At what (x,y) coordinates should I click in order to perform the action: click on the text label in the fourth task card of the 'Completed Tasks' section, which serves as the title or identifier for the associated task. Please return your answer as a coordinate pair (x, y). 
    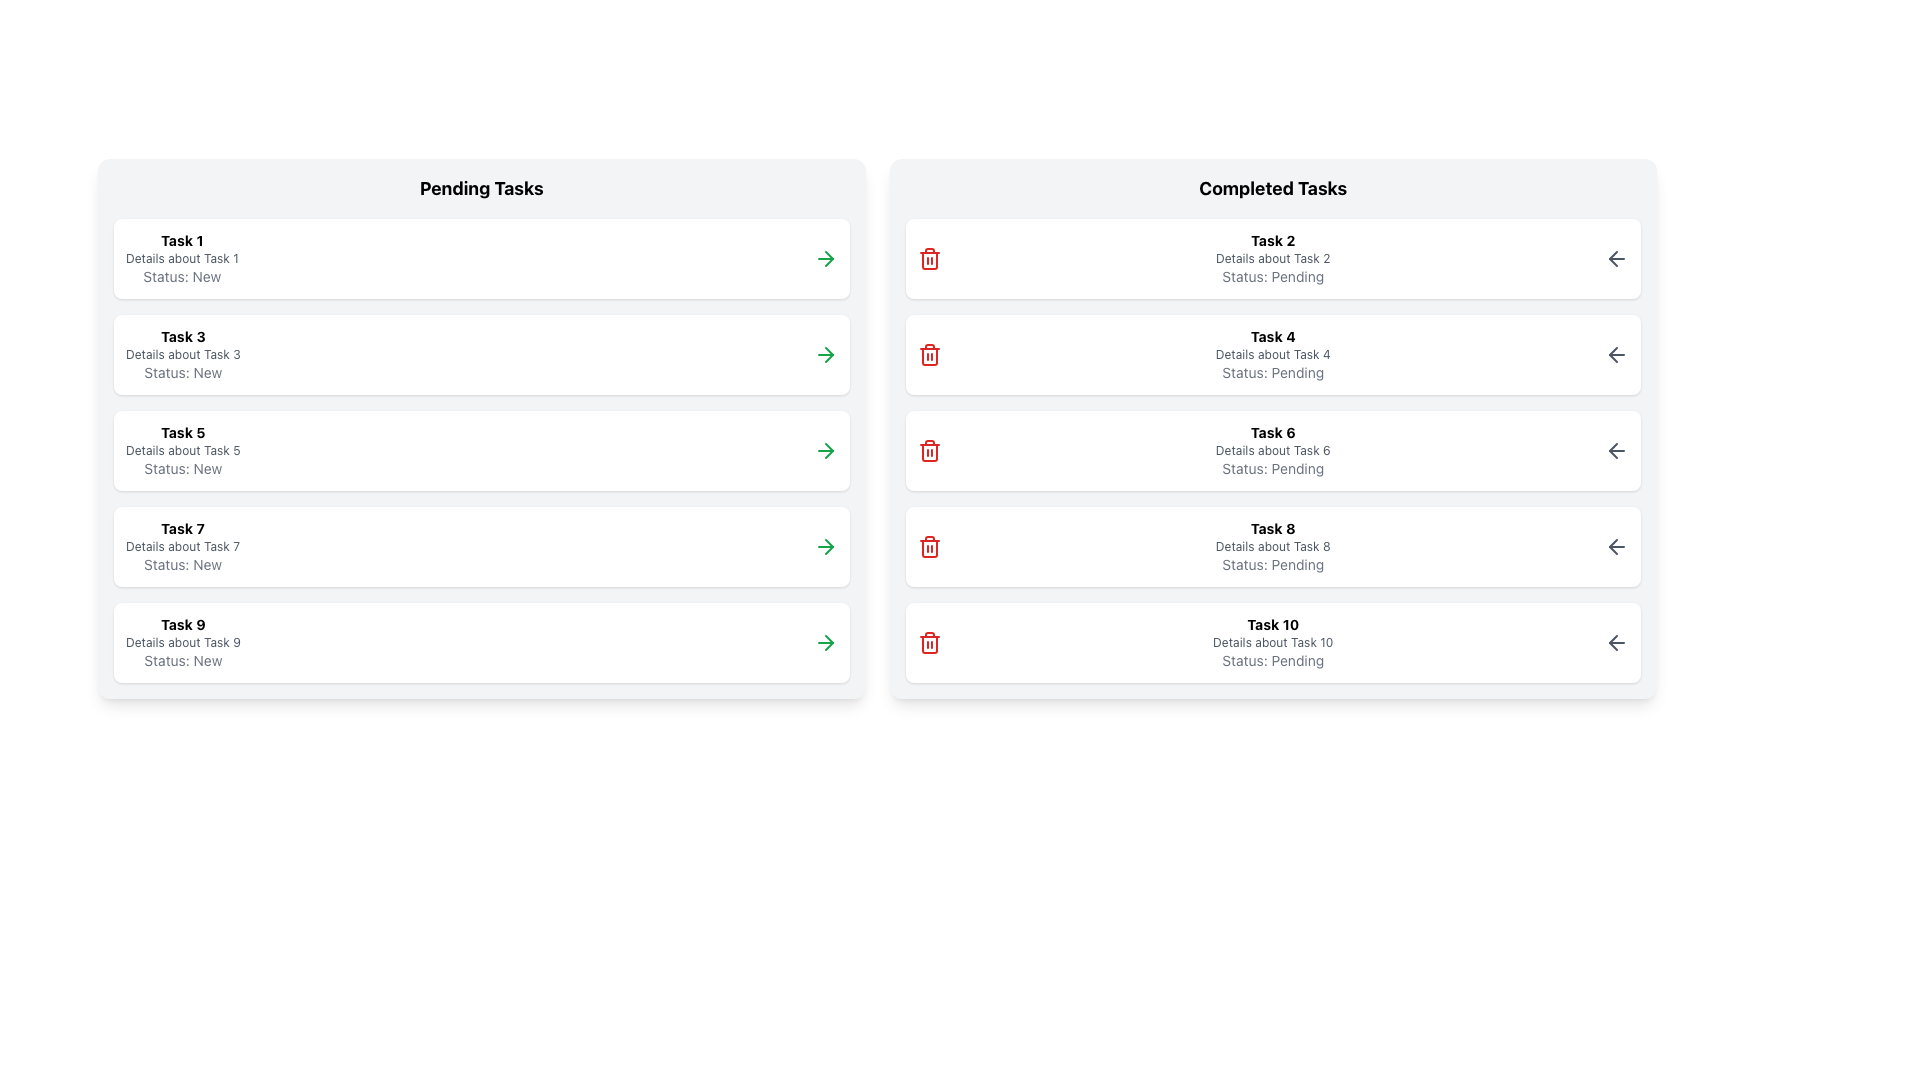
    Looking at the image, I should click on (1272, 527).